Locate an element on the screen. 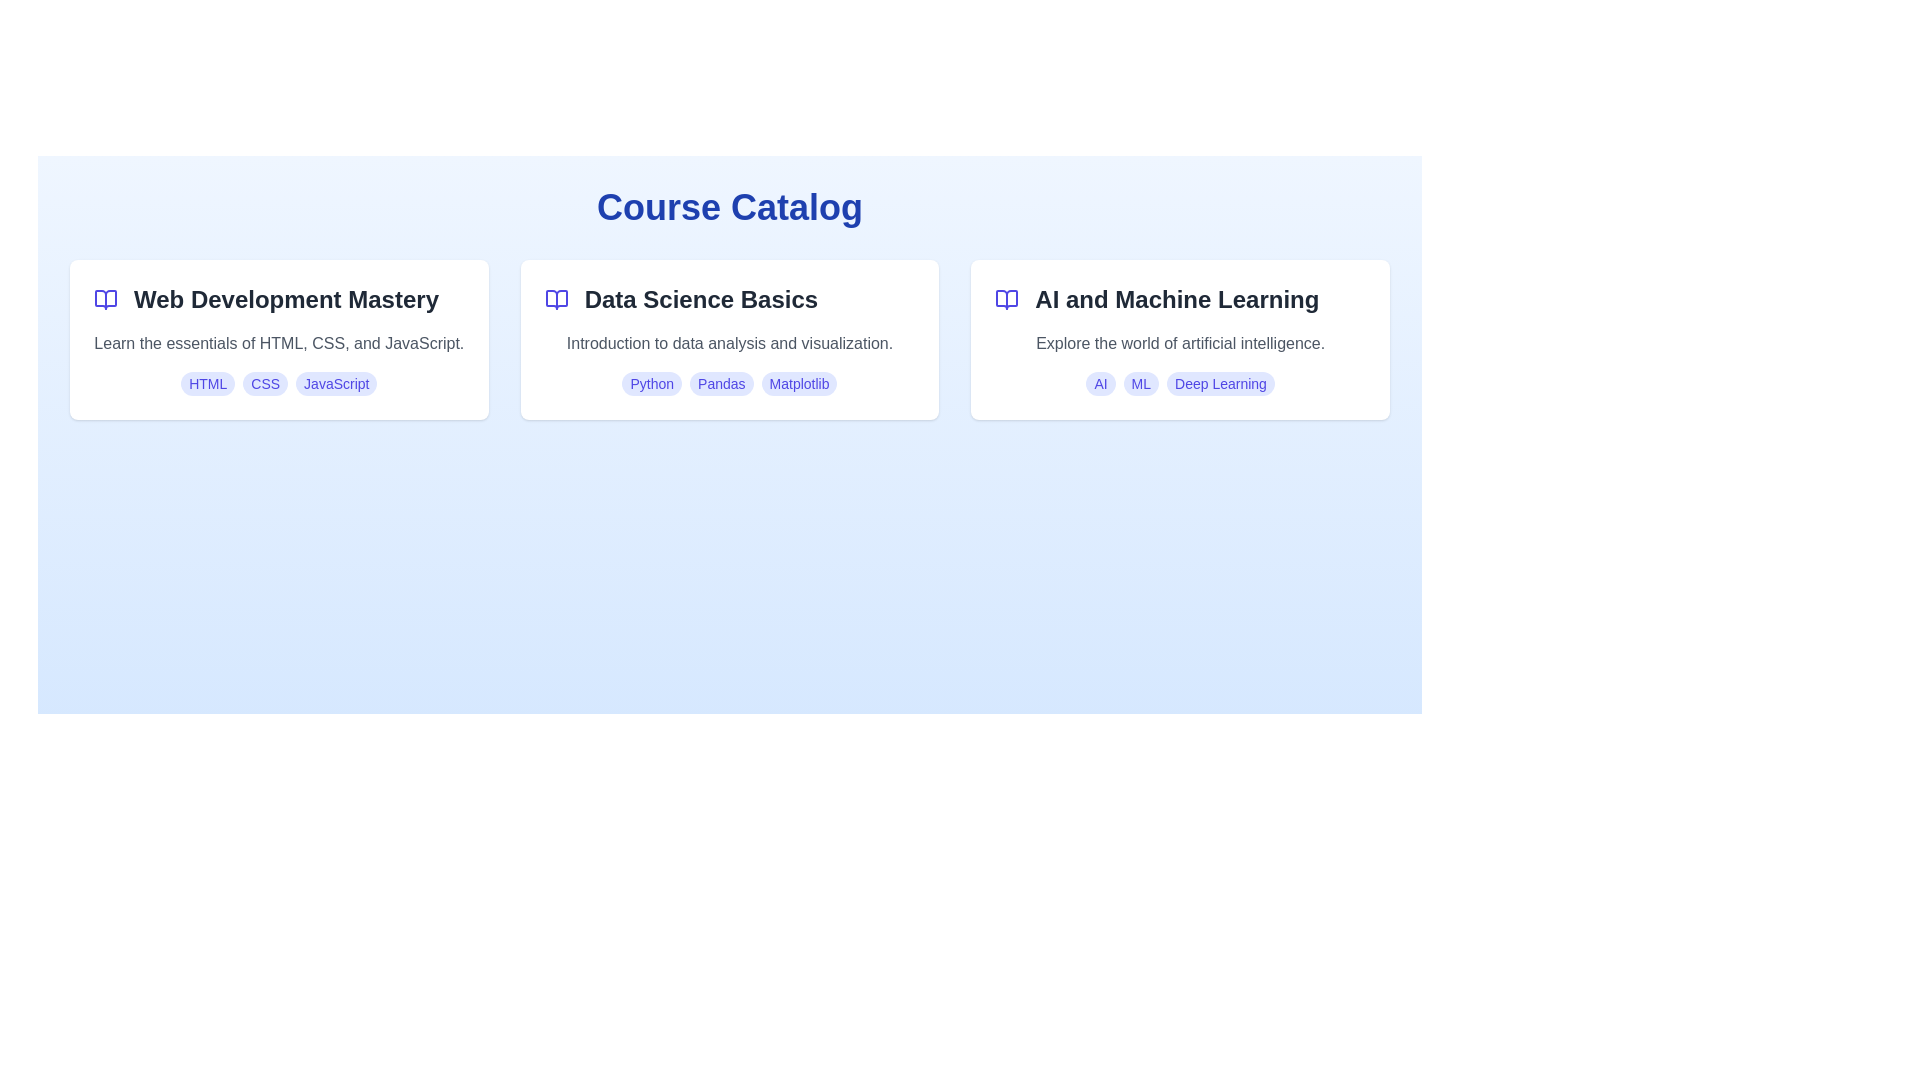  the JavaScript tag, which is the third tag in the horizontal row of technology indicators in the 'Web Development Mastery' section is located at coordinates (336, 384).